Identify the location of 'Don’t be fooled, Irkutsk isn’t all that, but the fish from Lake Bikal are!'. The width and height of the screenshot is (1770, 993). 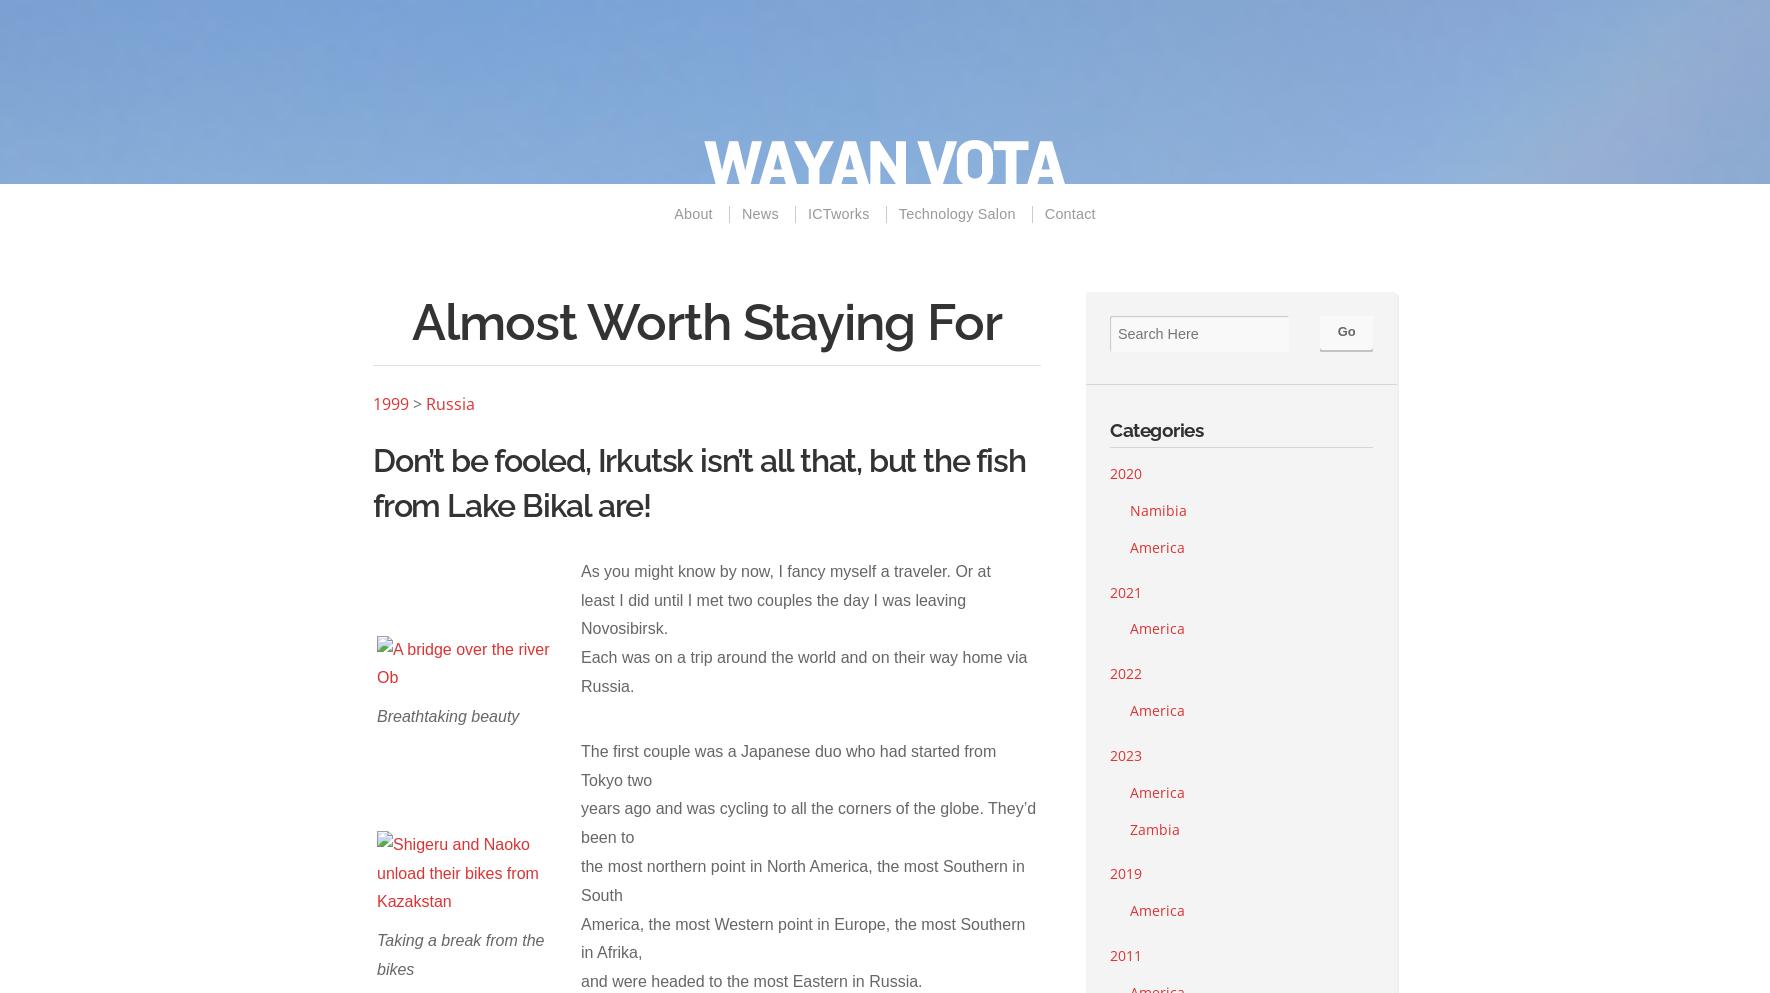
(697, 481).